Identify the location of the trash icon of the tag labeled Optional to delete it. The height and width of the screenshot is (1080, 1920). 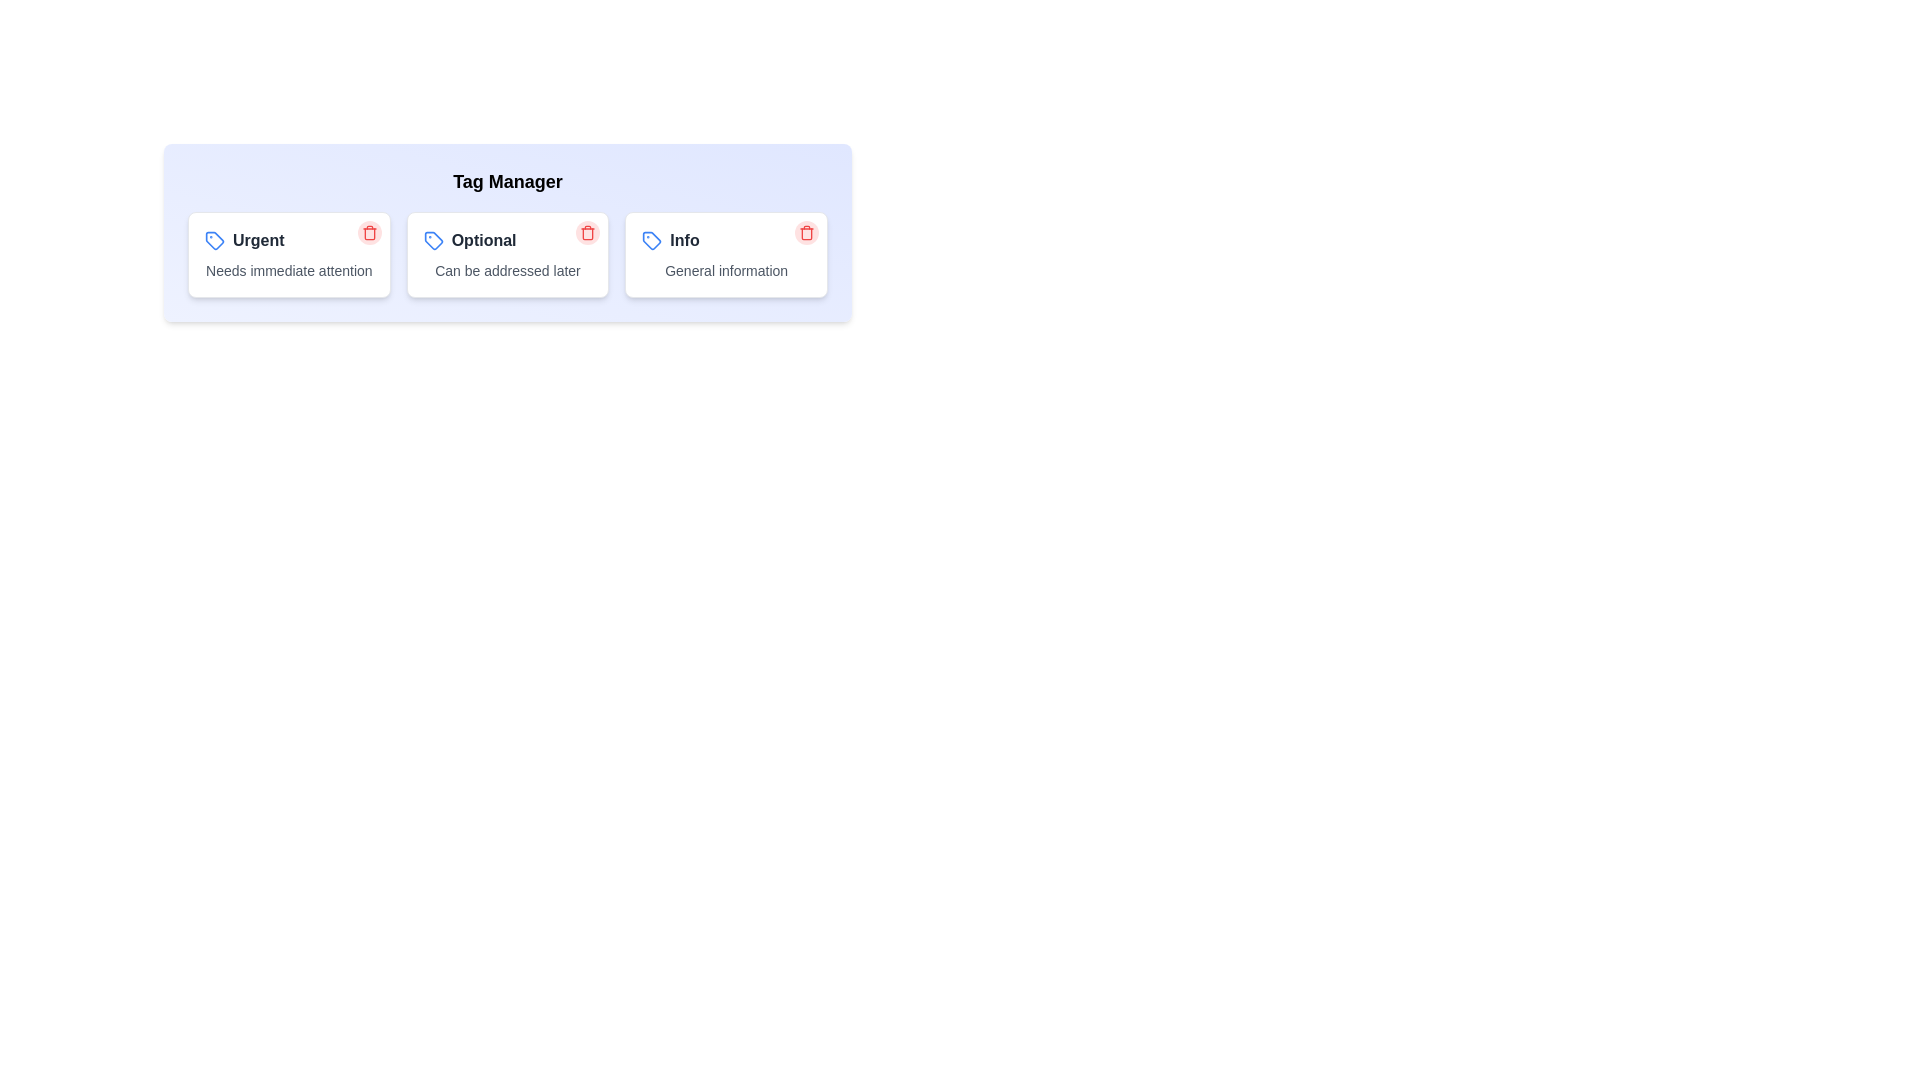
(587, 231).